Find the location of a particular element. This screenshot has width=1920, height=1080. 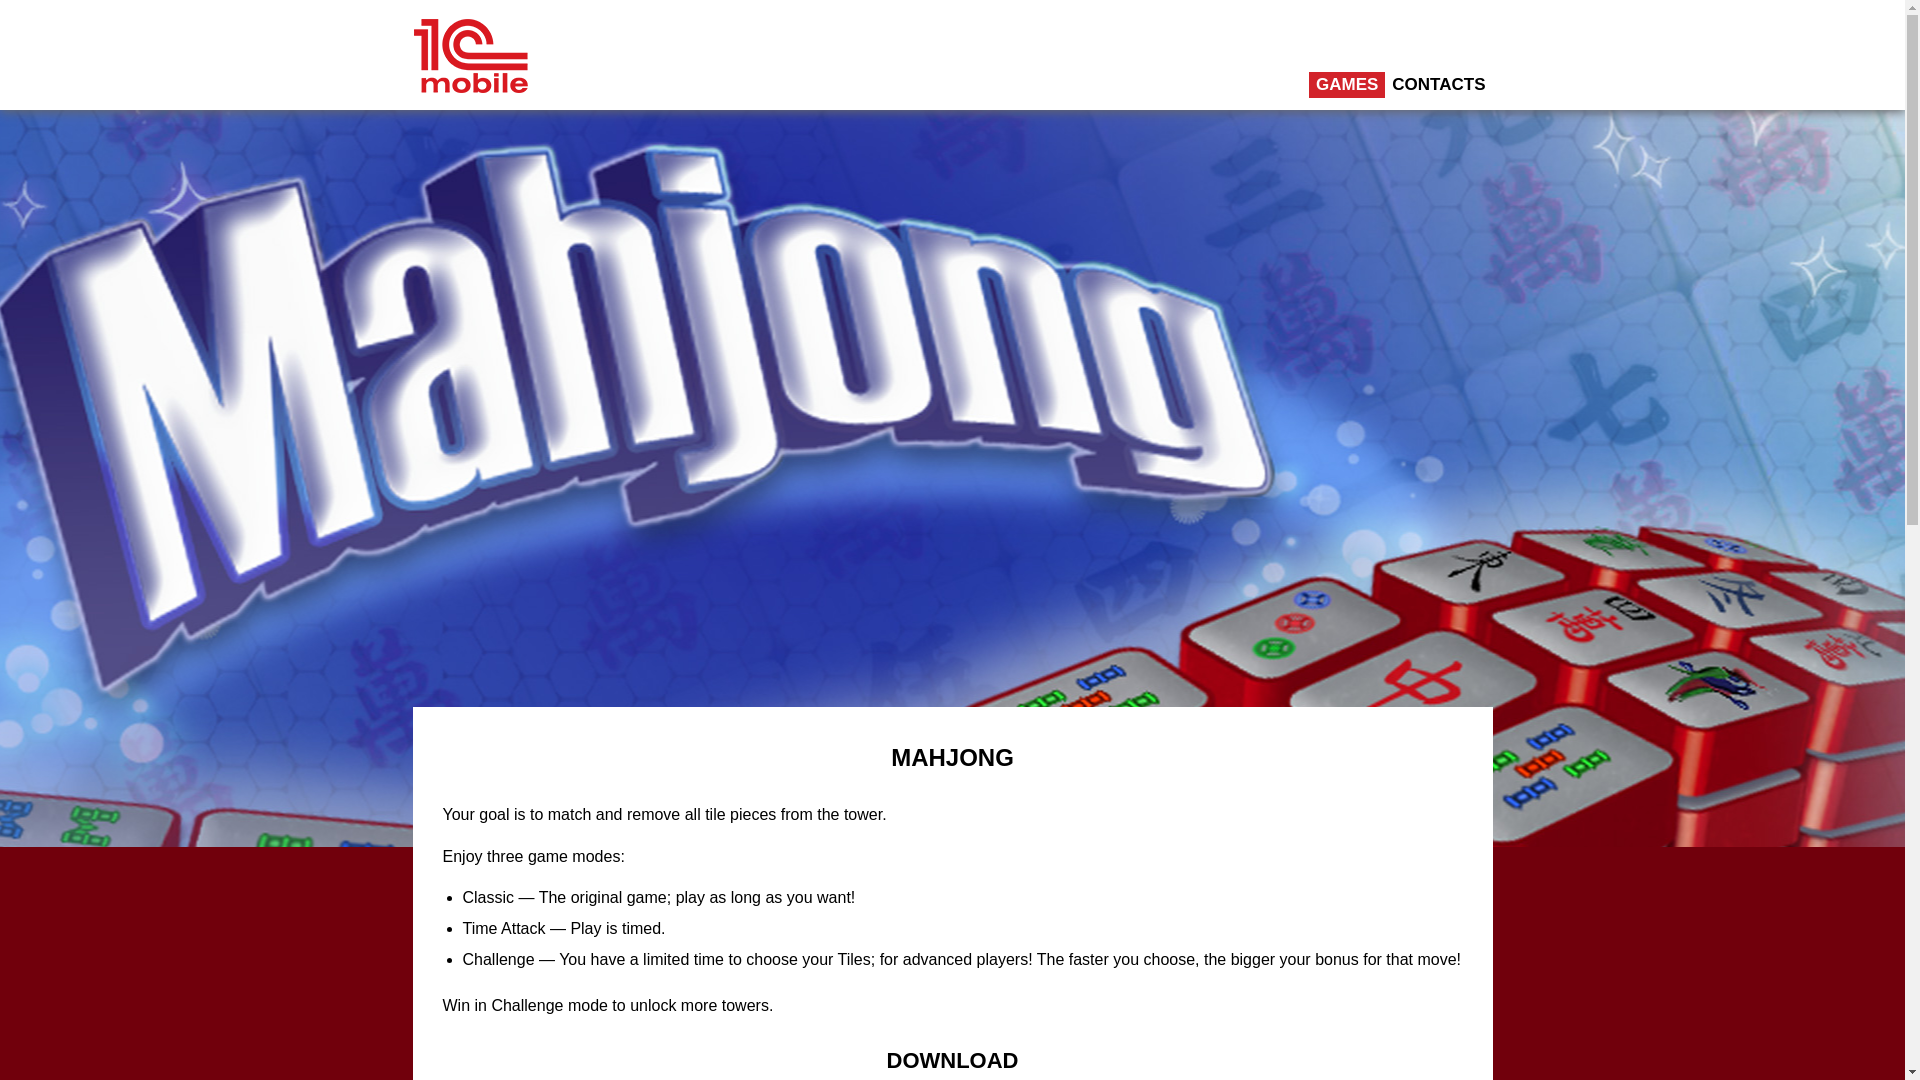

'GAMES' is located at coordinates (1347, 83).